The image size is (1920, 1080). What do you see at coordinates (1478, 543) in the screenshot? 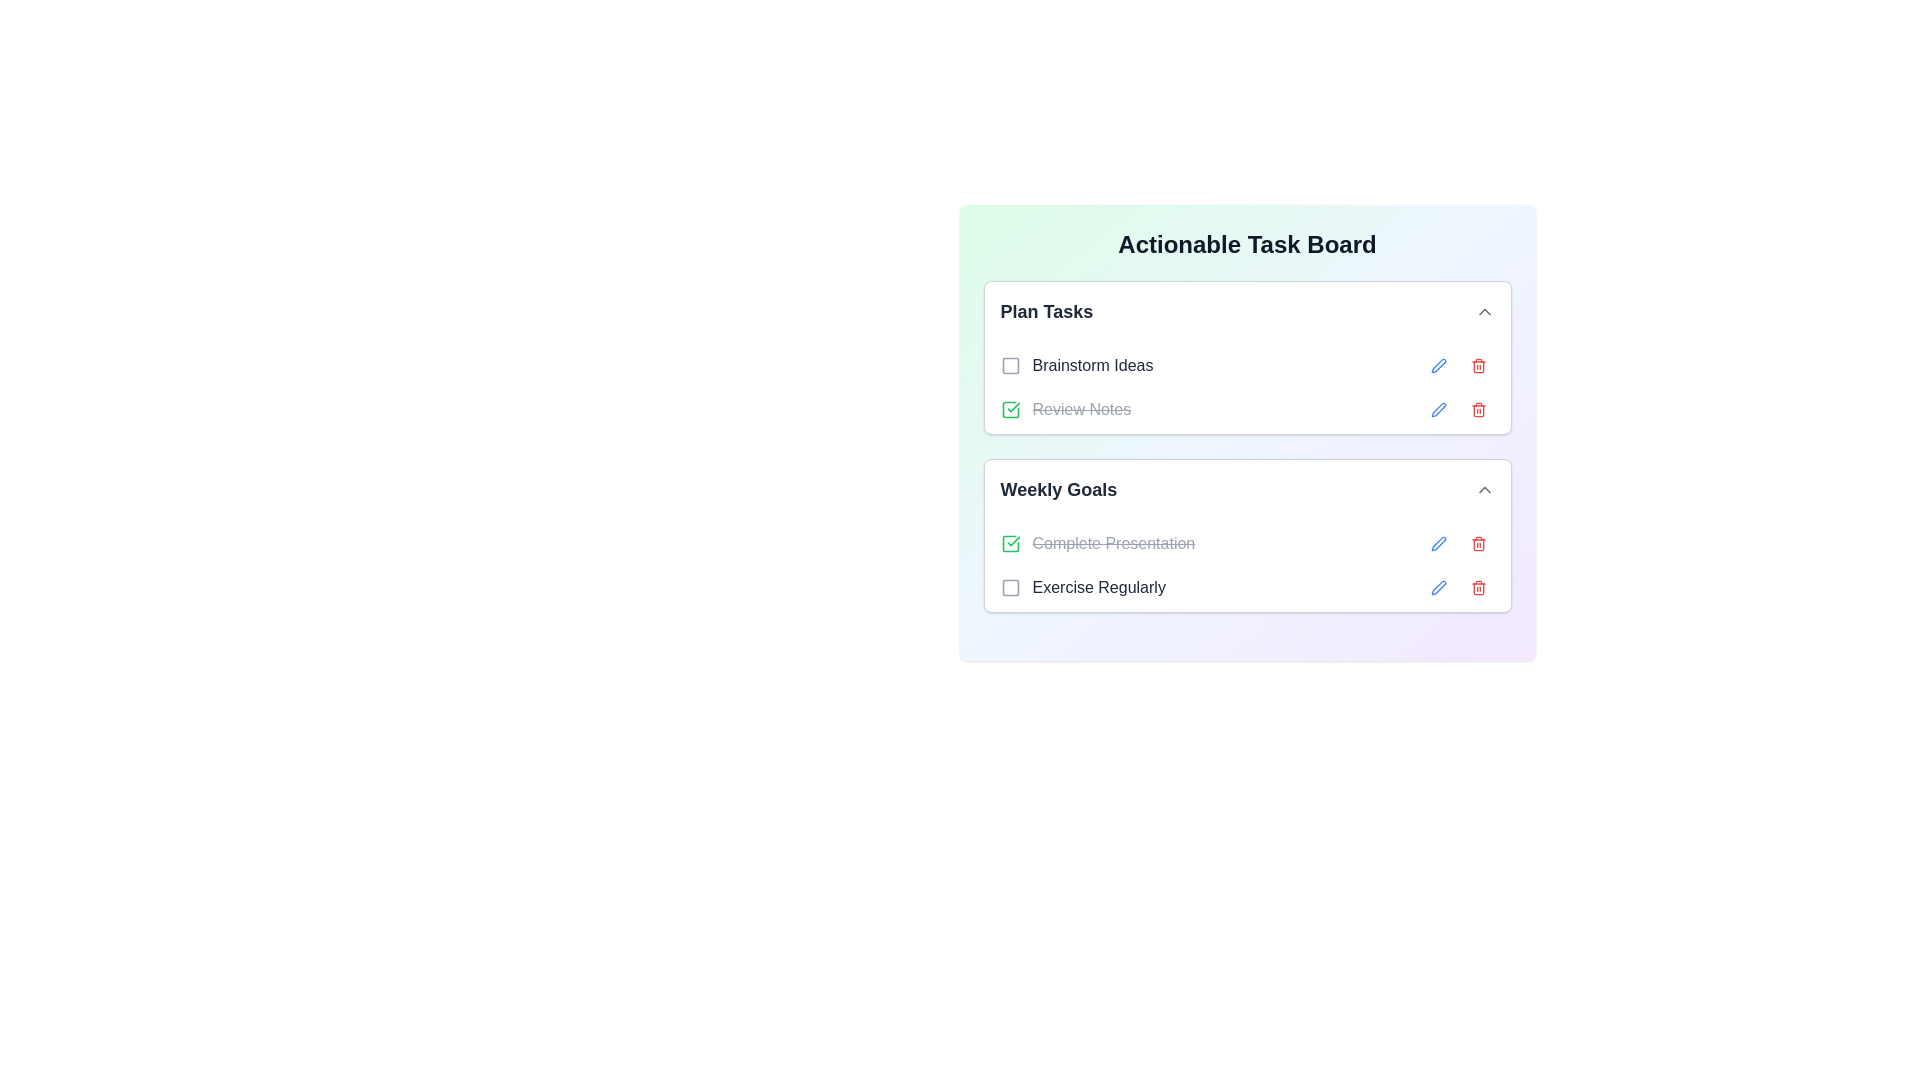
I see `the trash bin icon button located at the far-right side of the 'Weekly Goals' task row` at bounding box center [1478, 543].